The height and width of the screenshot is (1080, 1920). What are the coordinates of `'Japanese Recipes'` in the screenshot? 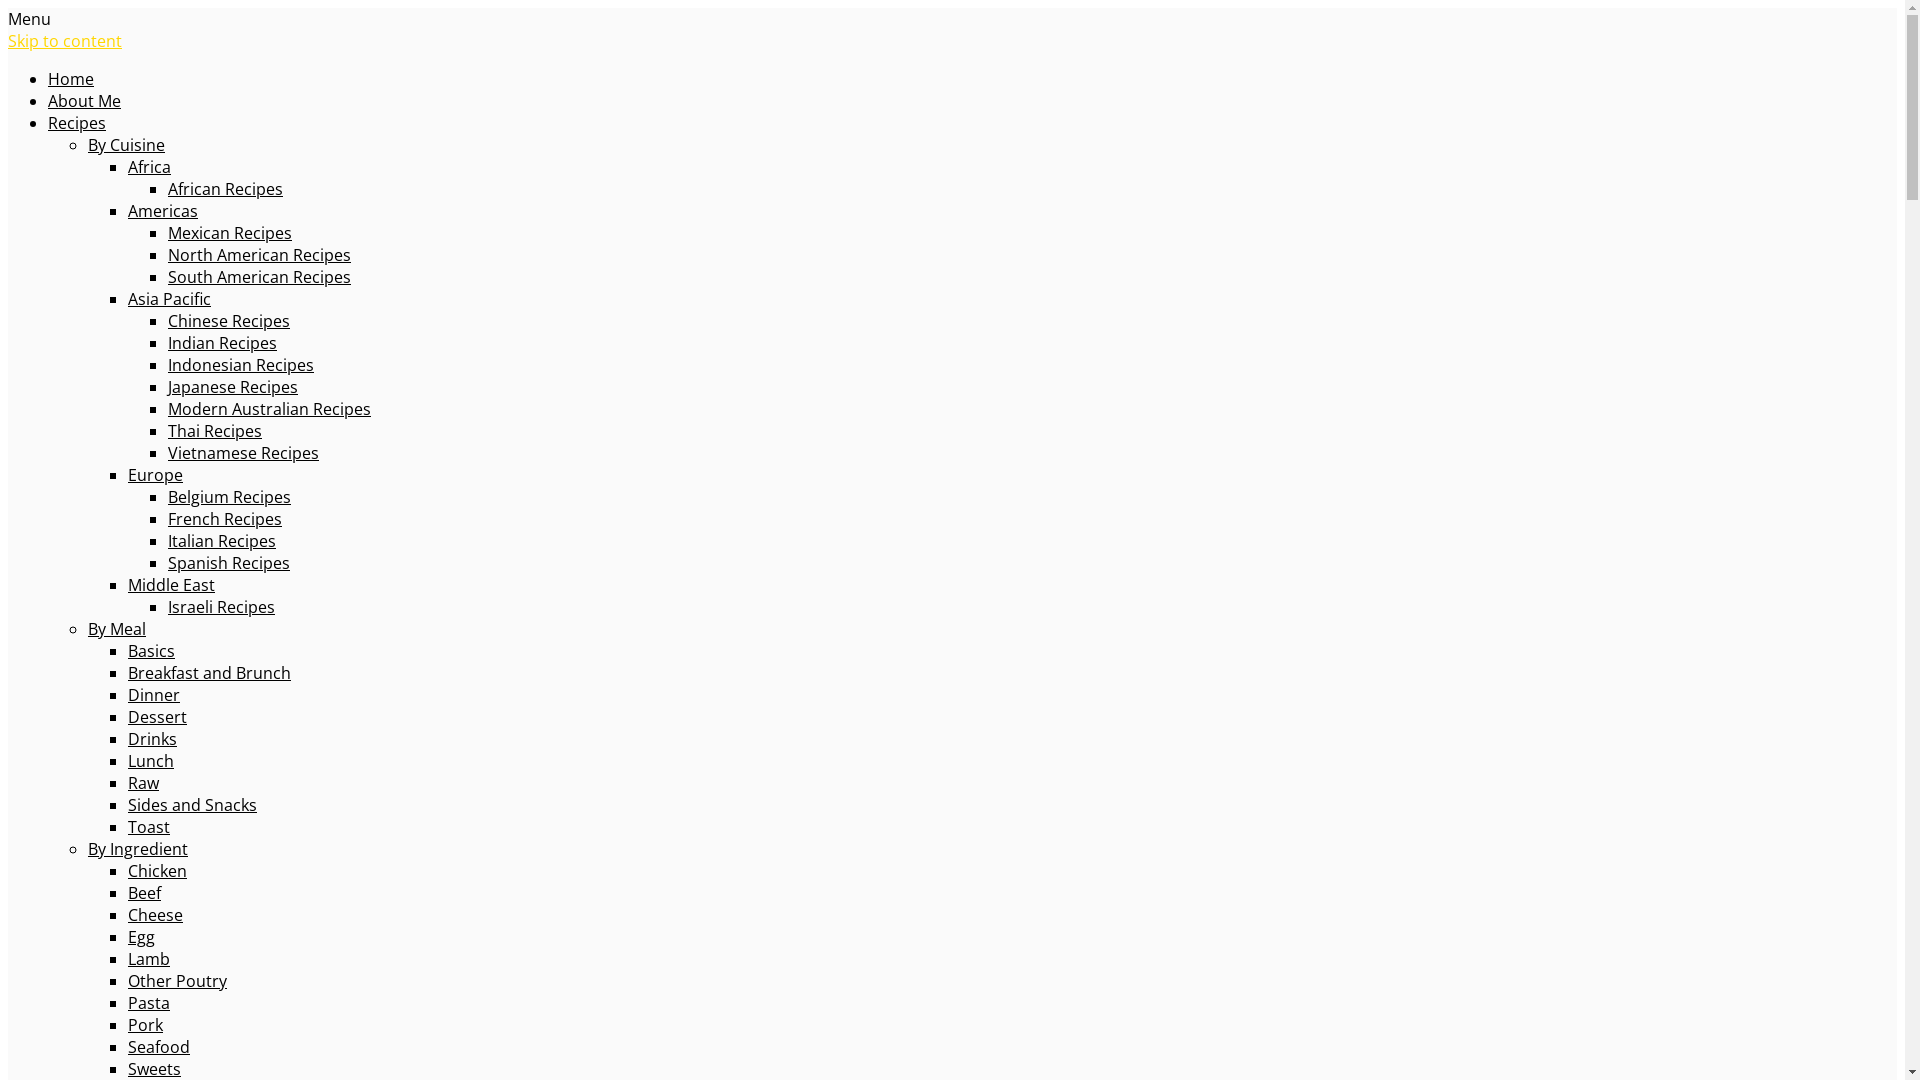 It's located at (168, 386).